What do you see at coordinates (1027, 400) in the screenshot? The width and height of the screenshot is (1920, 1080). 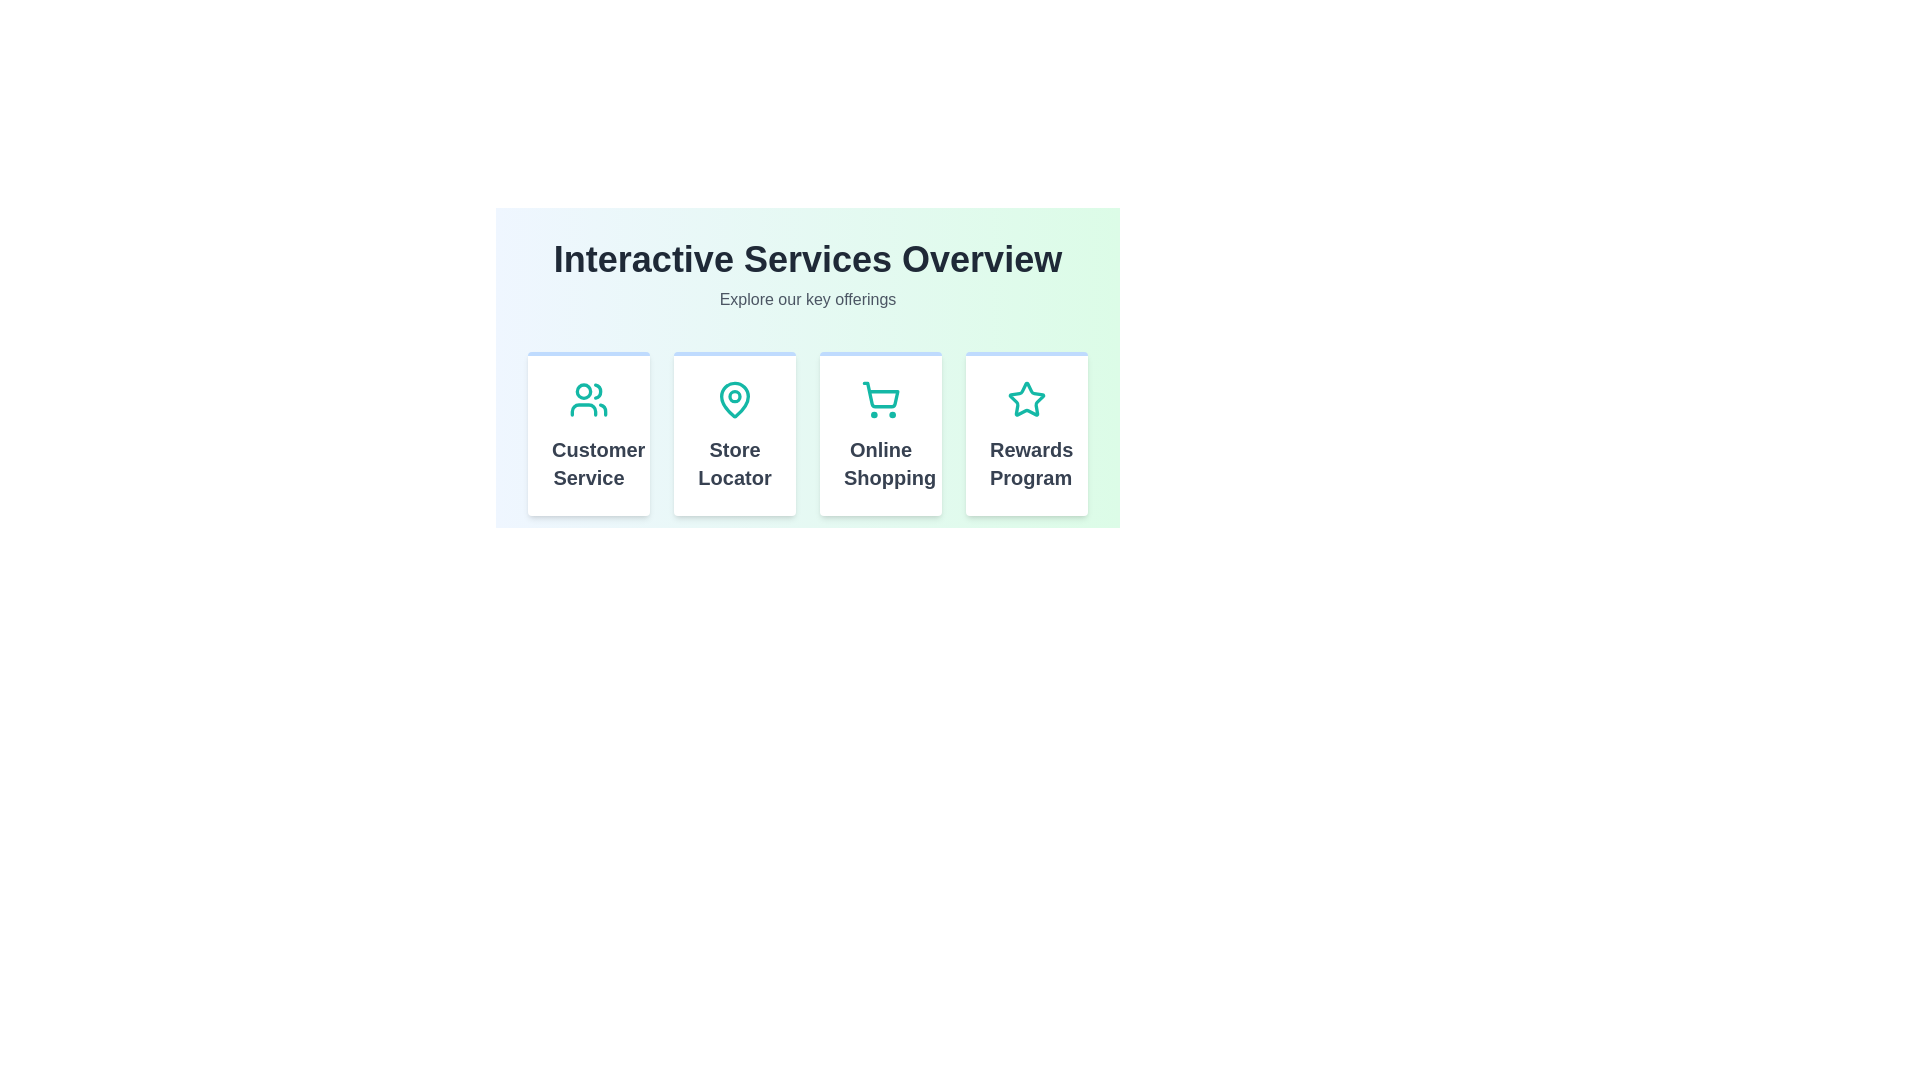 I see `the star-shaped icon with a teal outline located in the 'Rewards Program' card, which is the rightmost card in the row of interactive cards` at bounding box center [1027, 400].